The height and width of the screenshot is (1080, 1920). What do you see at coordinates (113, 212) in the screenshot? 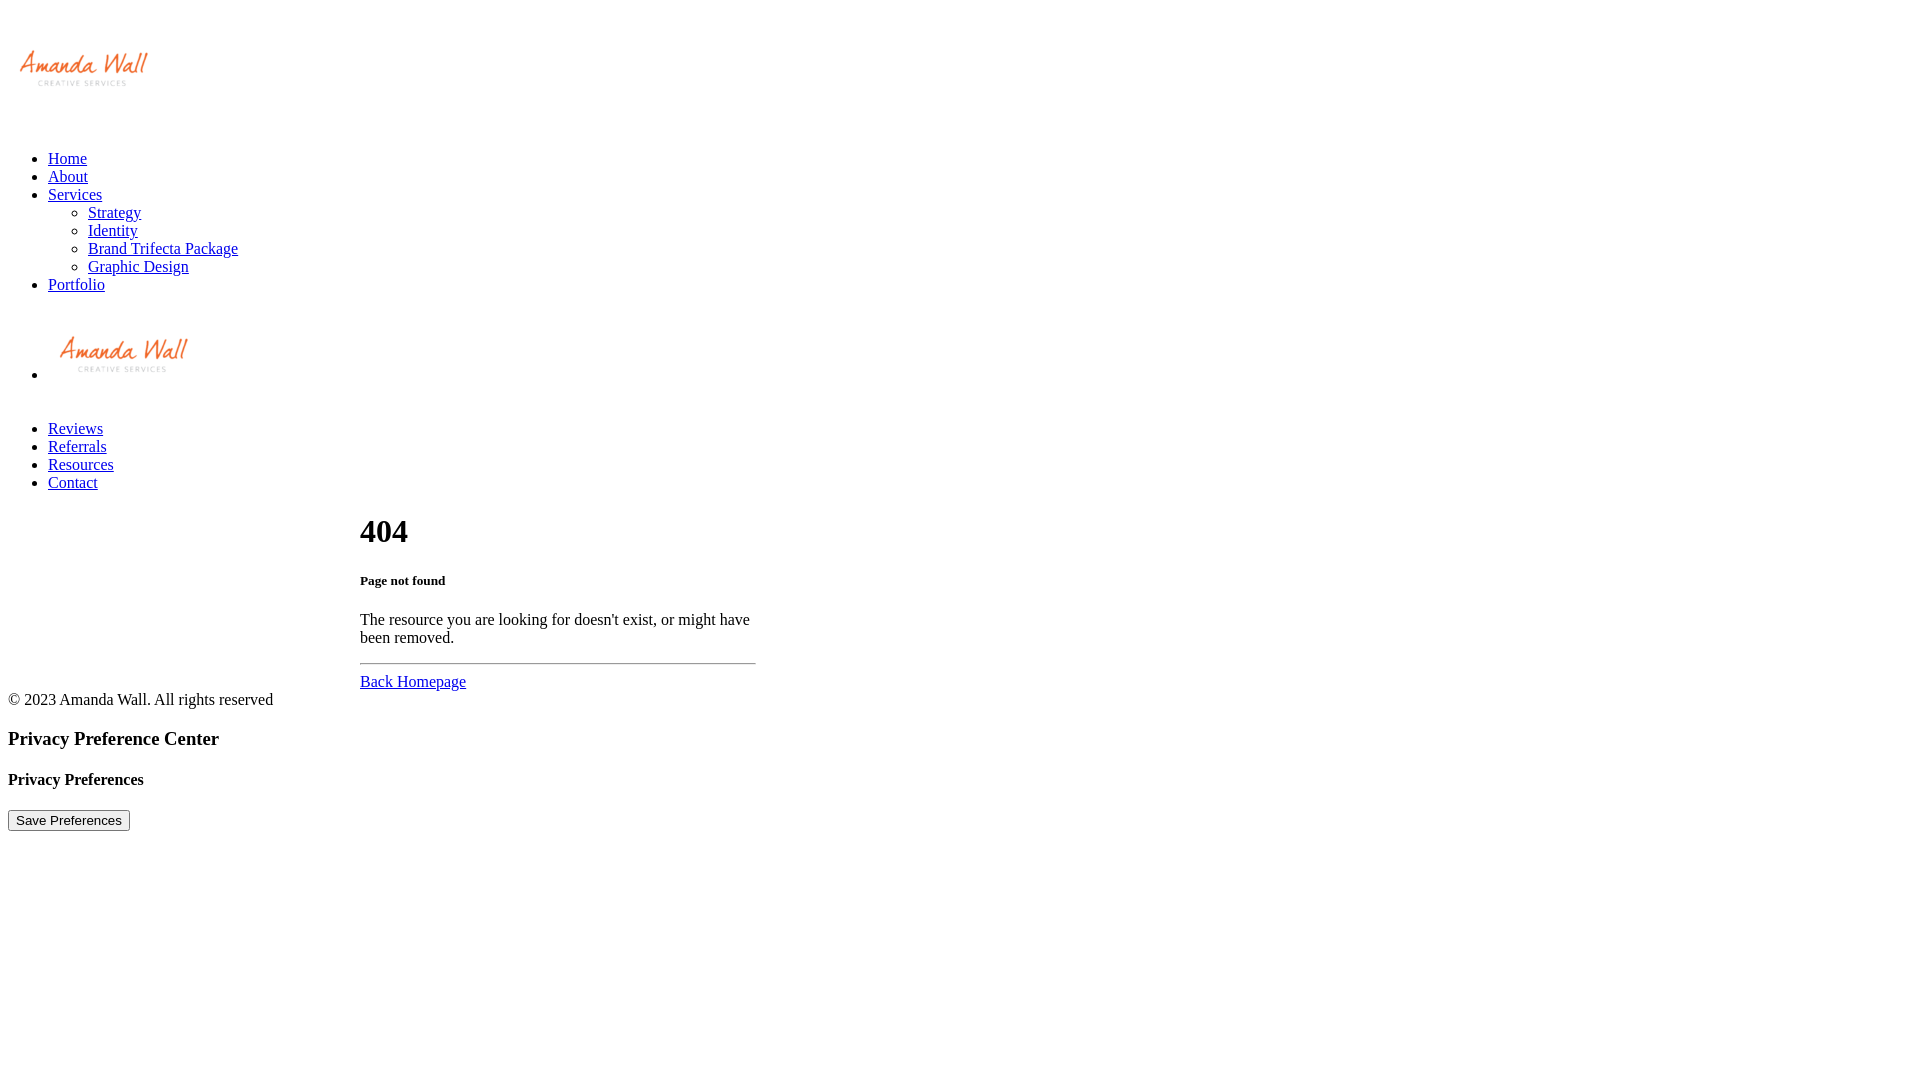
I see `'Strategy'` at bounding box center [113, 212].